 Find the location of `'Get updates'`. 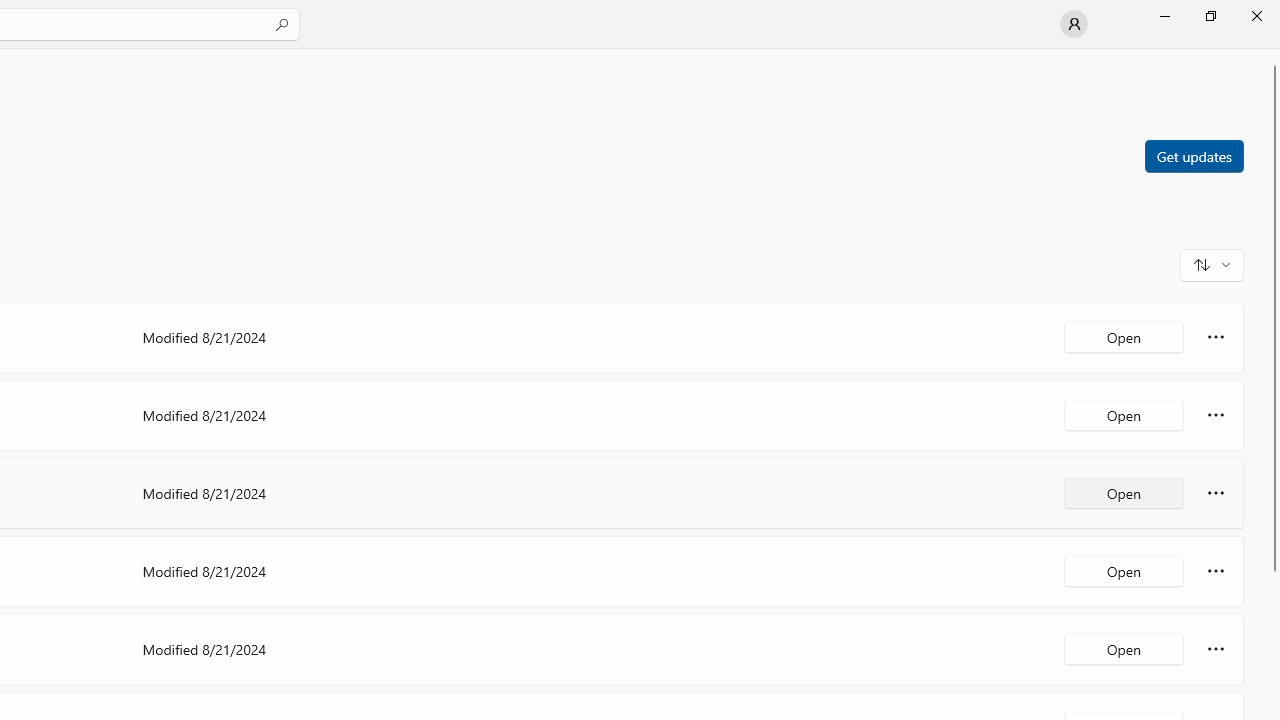

'Get updates' is located at coordinates (1193, 154).